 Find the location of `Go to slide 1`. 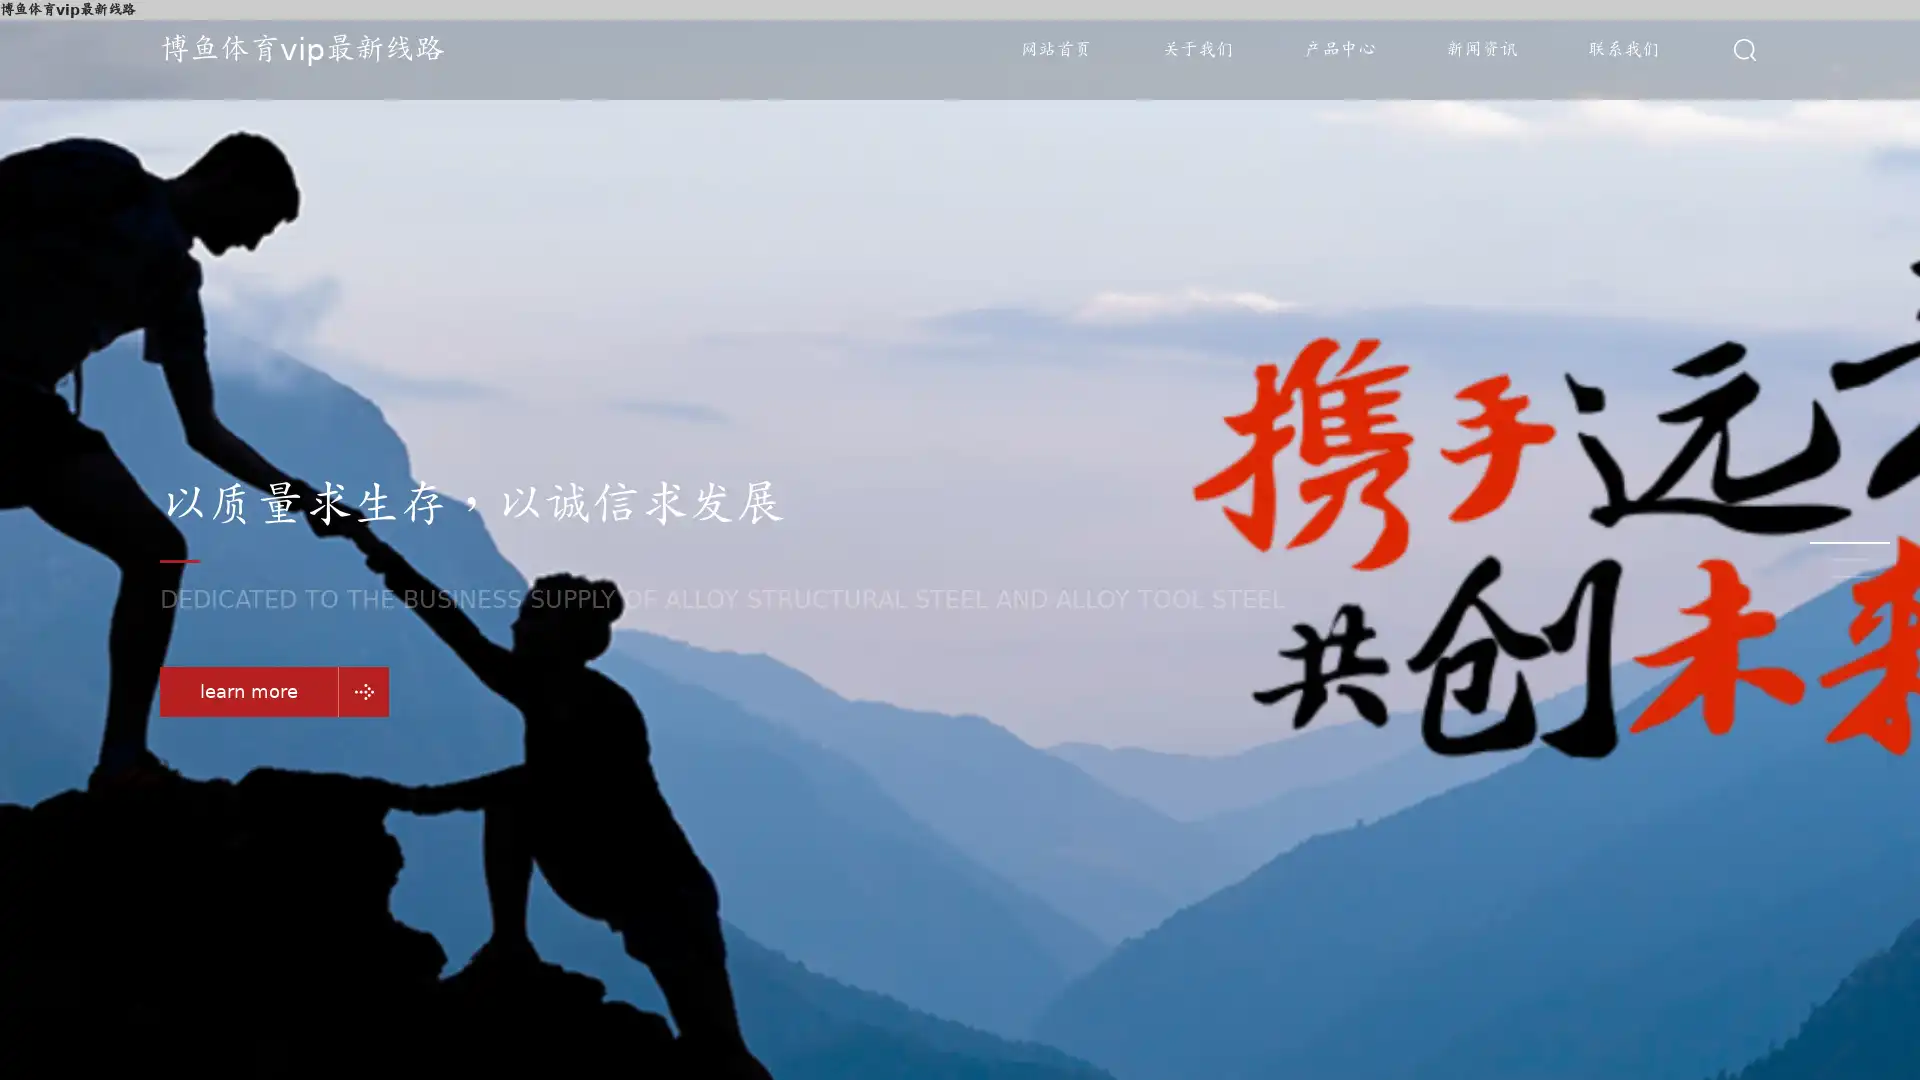

Go to slide 1 is located at coordinates (1848, 543).